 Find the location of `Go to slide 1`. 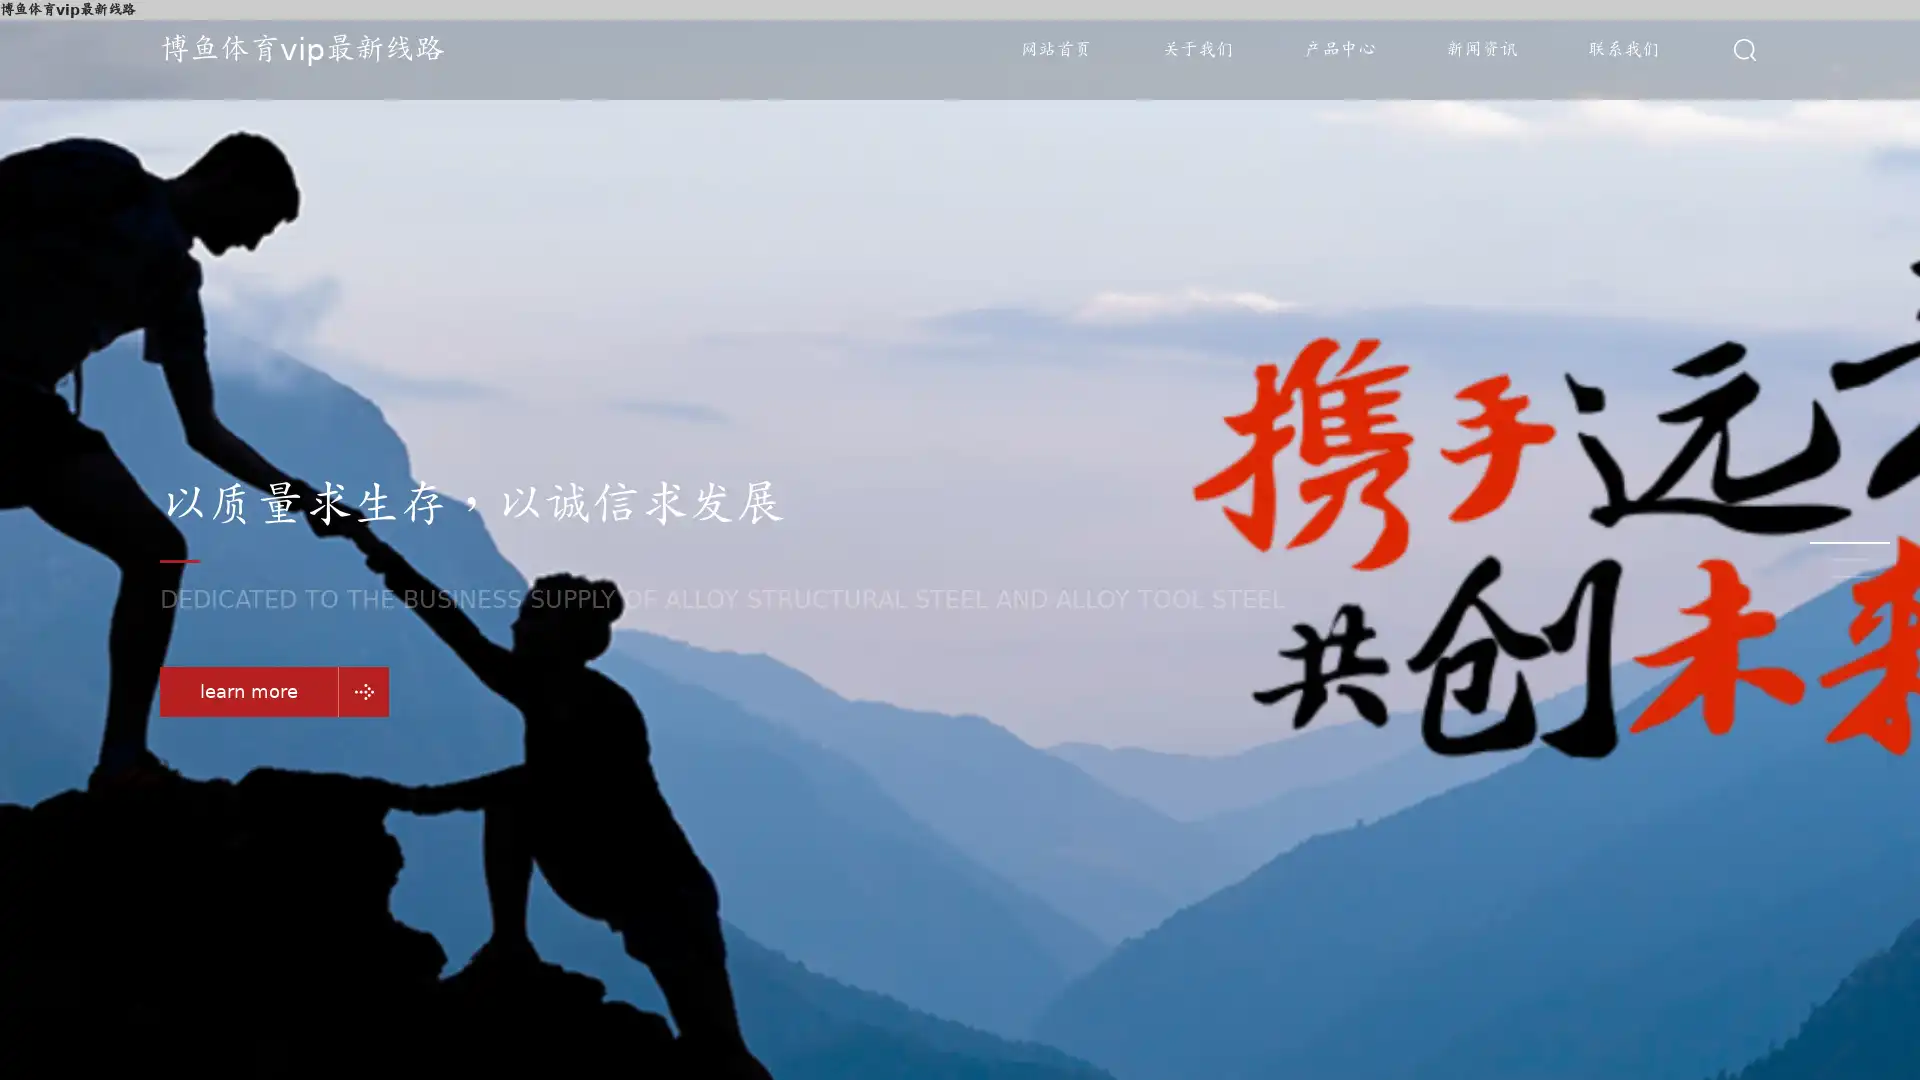

Go to slide 1 is located at coordinates (1848, 543).